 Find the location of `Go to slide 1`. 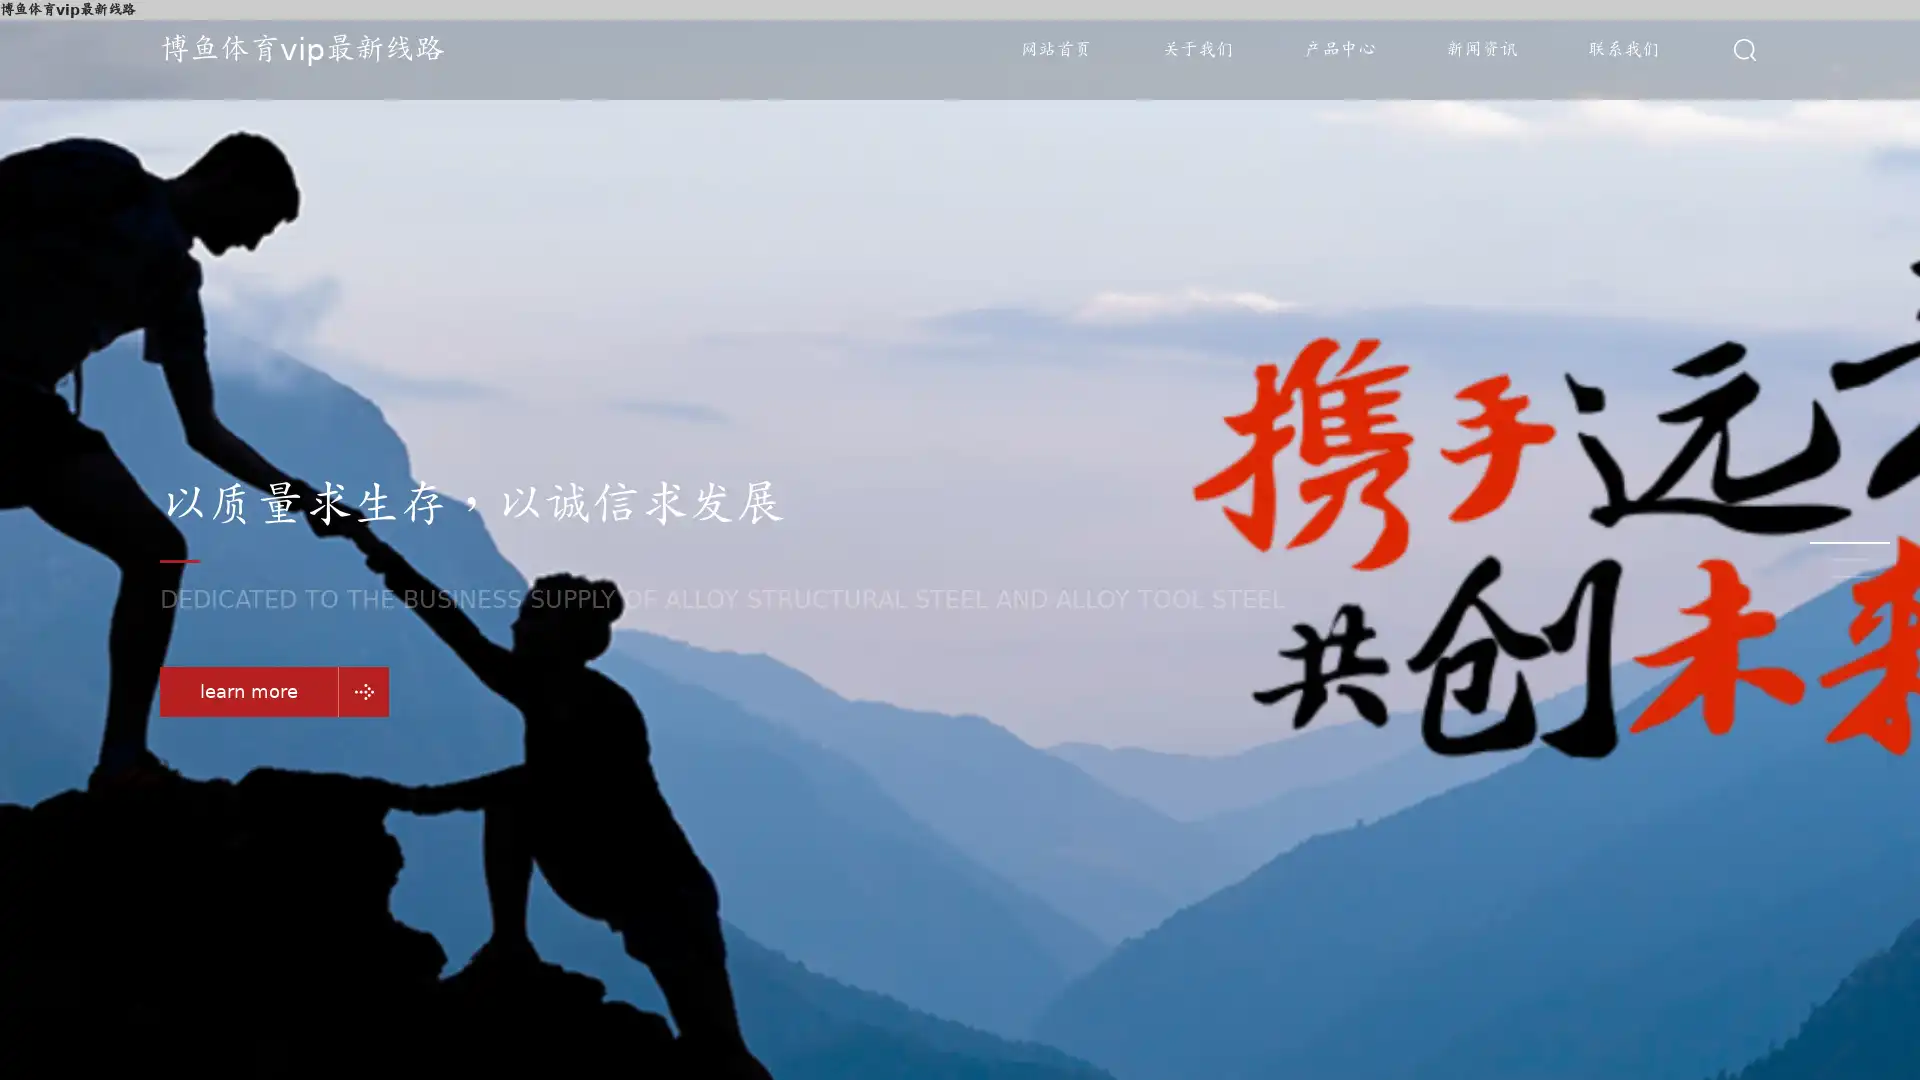

Go to slide 1 is located at coordinates (1848, 543).